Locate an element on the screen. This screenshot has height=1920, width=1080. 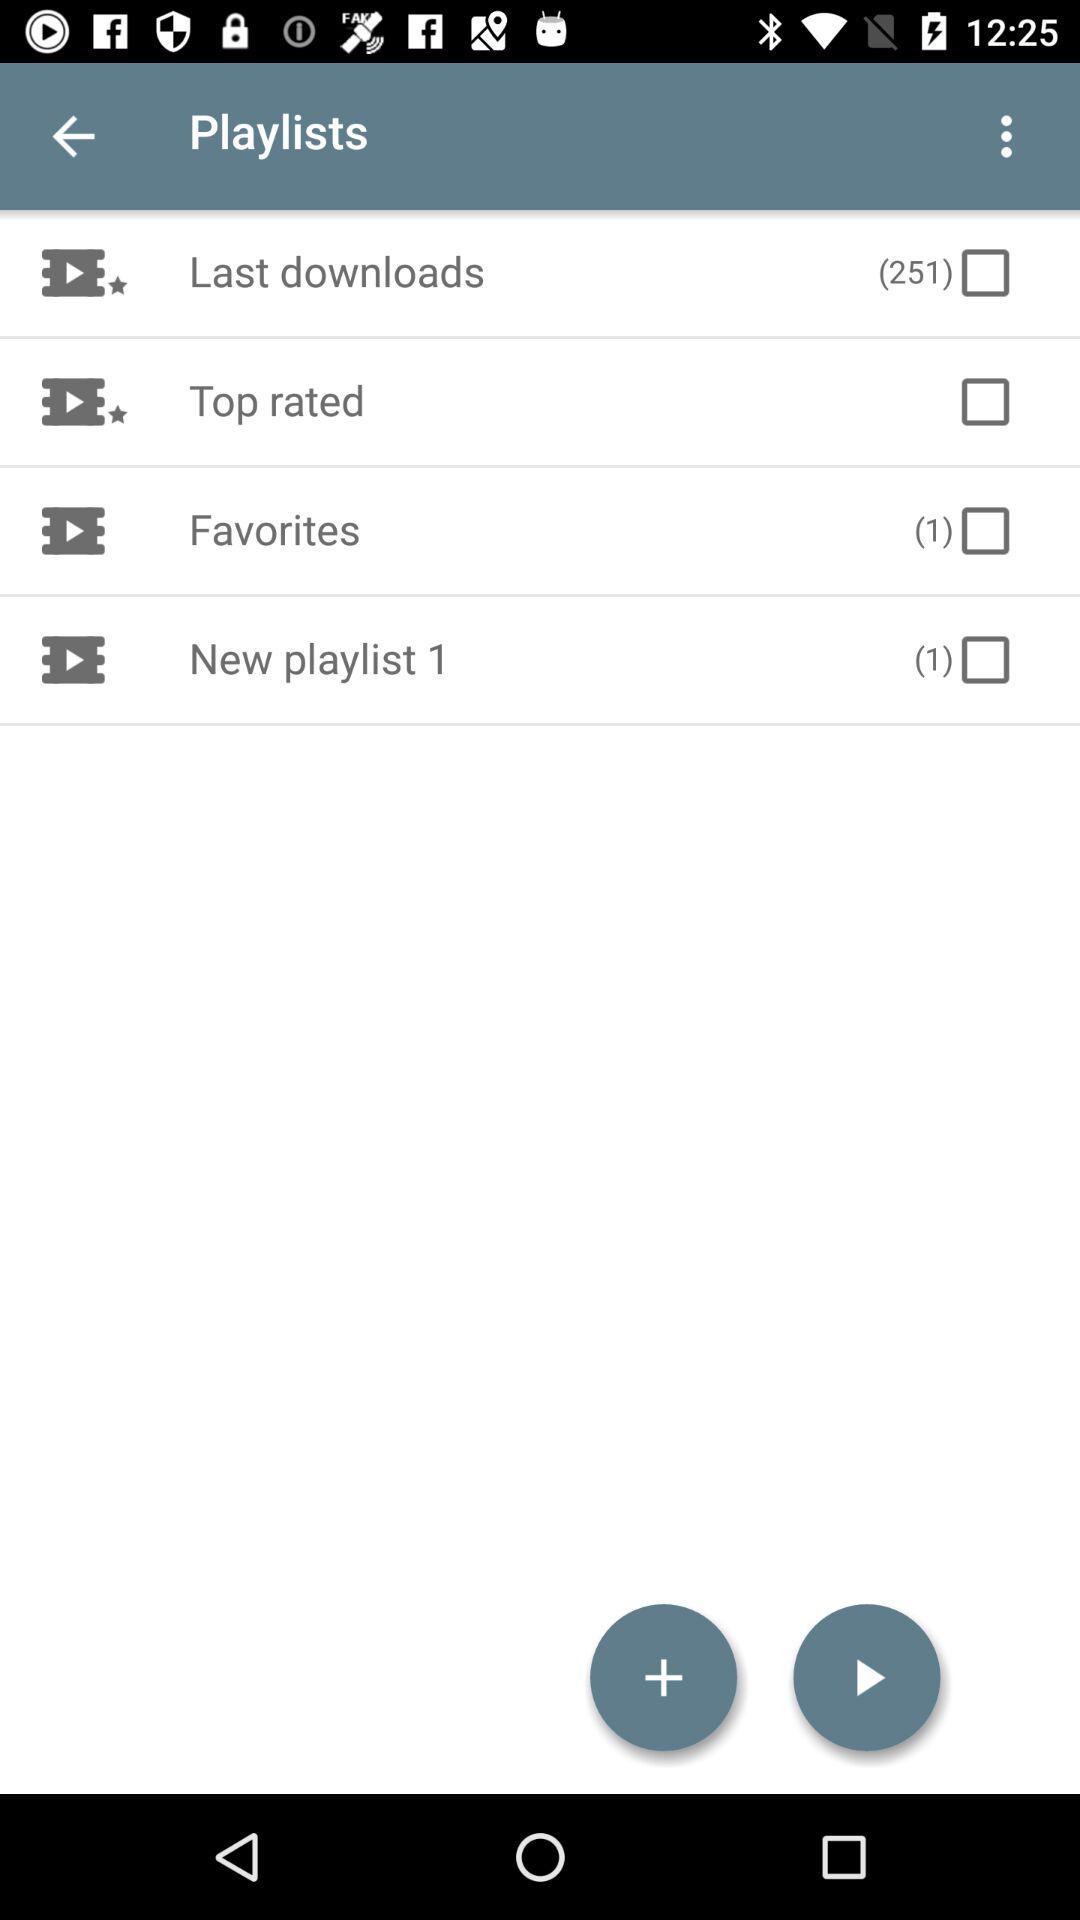
item next to last downloads item is located at coordinates (946, 272).